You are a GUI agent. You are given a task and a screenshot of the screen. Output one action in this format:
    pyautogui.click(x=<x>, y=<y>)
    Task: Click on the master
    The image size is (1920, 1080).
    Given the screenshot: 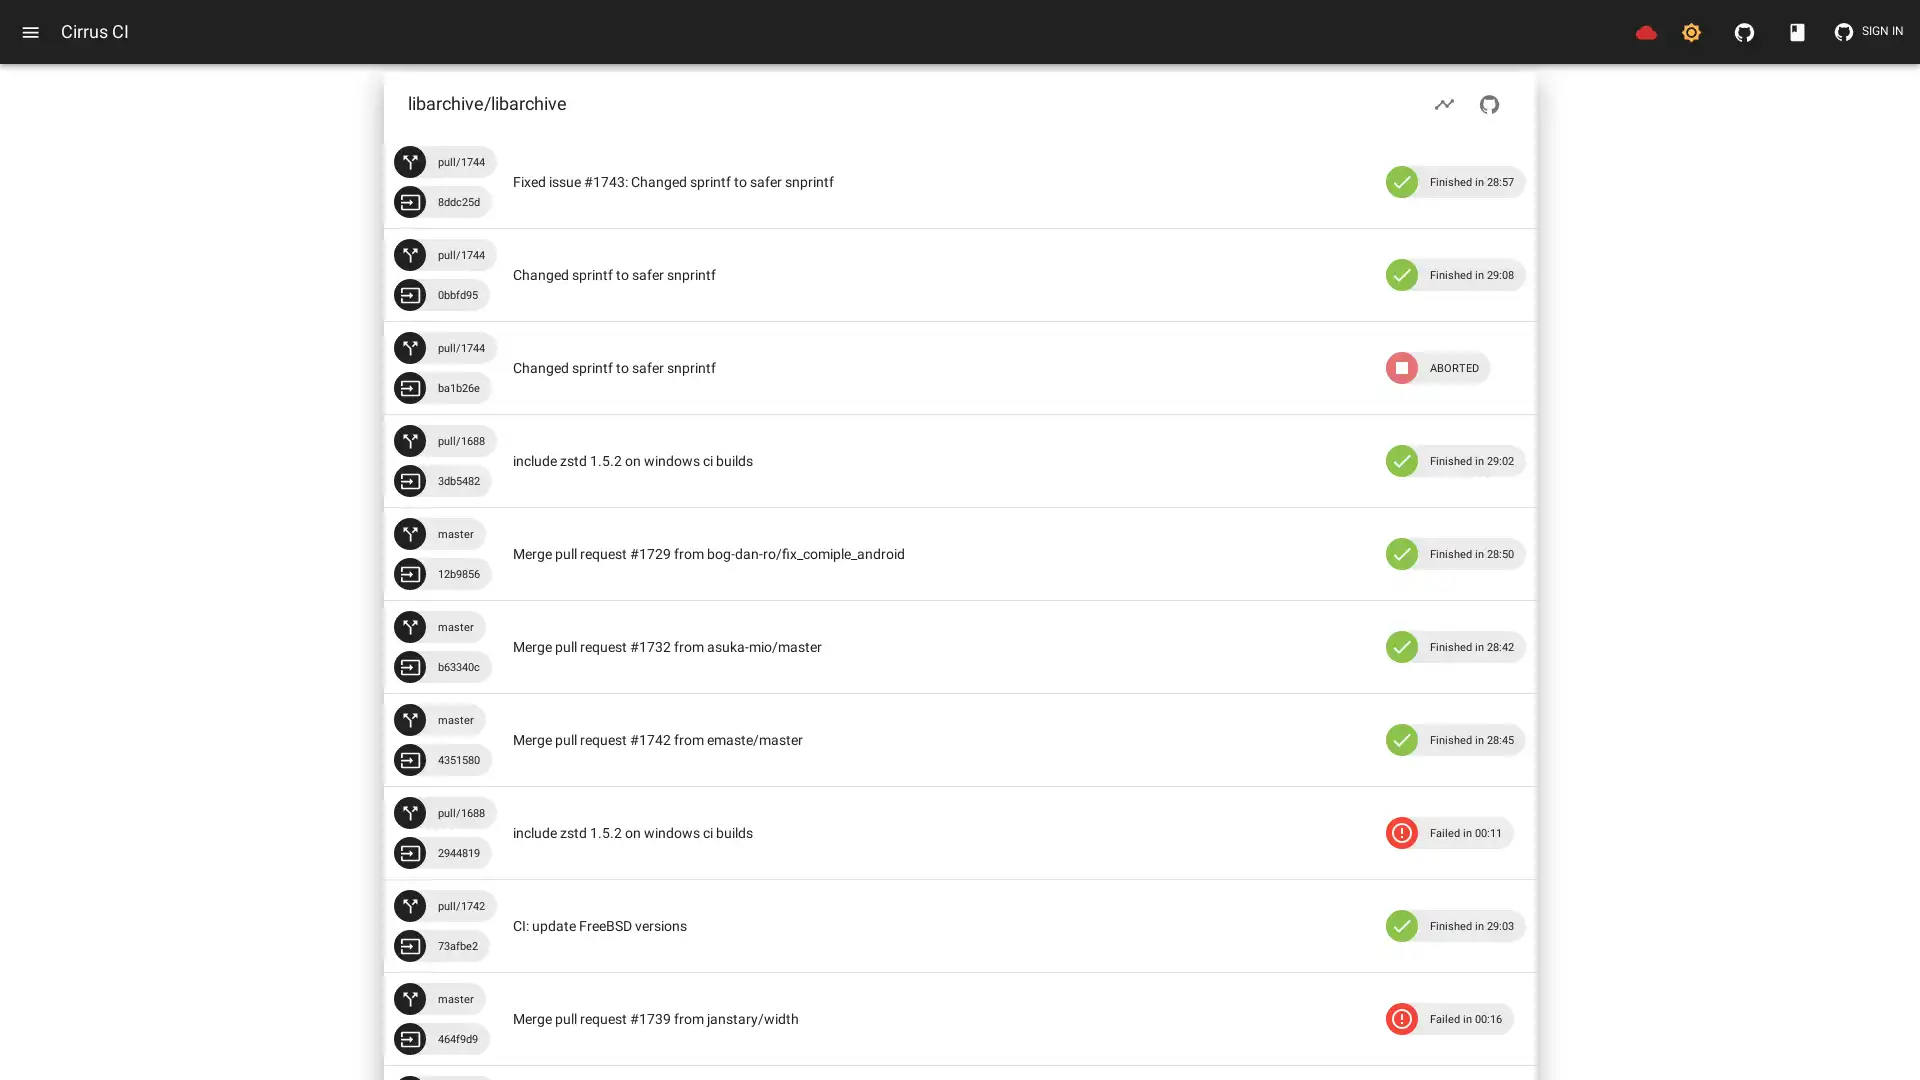 What is the action you would take?
    pyautogui.click(x=439, y=999)
    